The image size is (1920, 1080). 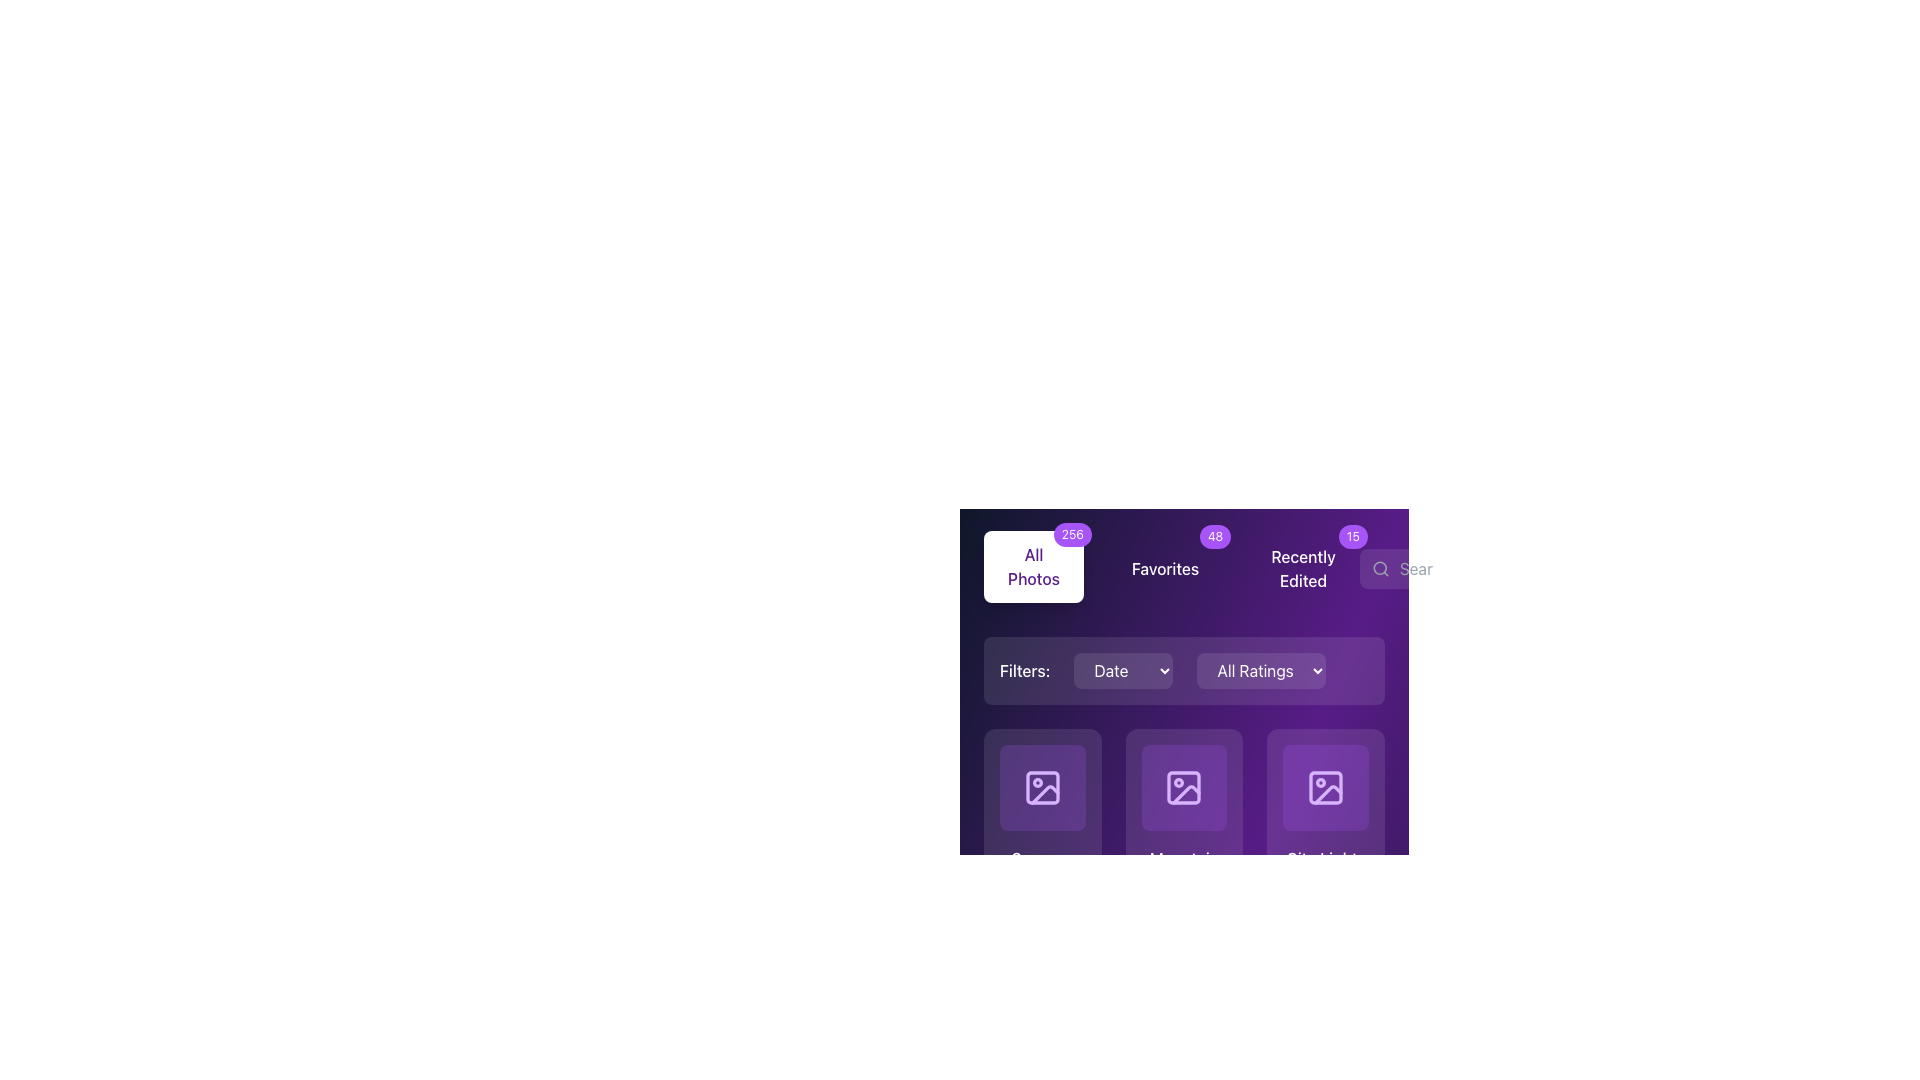 I want to click on the 'All Ratings' dropdown menu using the keyboard, which is positioned in the center of the filter bar, to the right of the 'Filters: Date' dropdown, so click(x=1184, y=670).